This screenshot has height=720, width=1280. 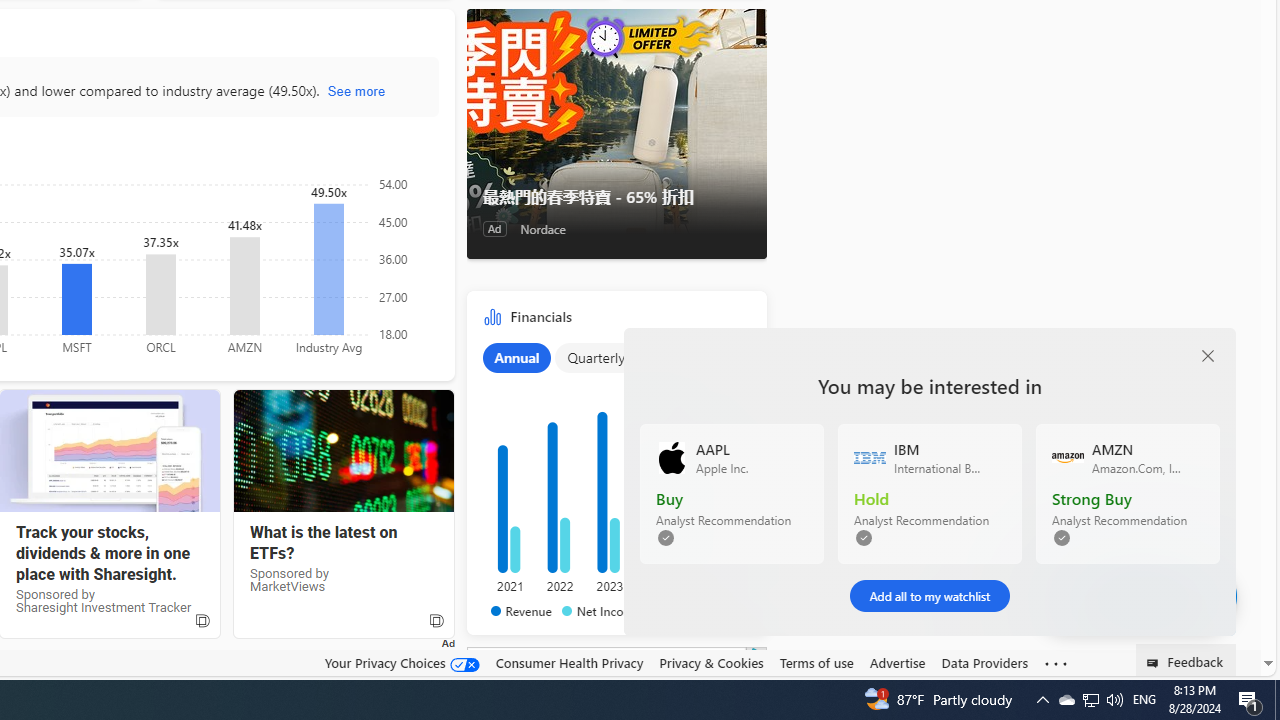 I want to click on 'Your Privacy Choices', so click(x=400, y=662).